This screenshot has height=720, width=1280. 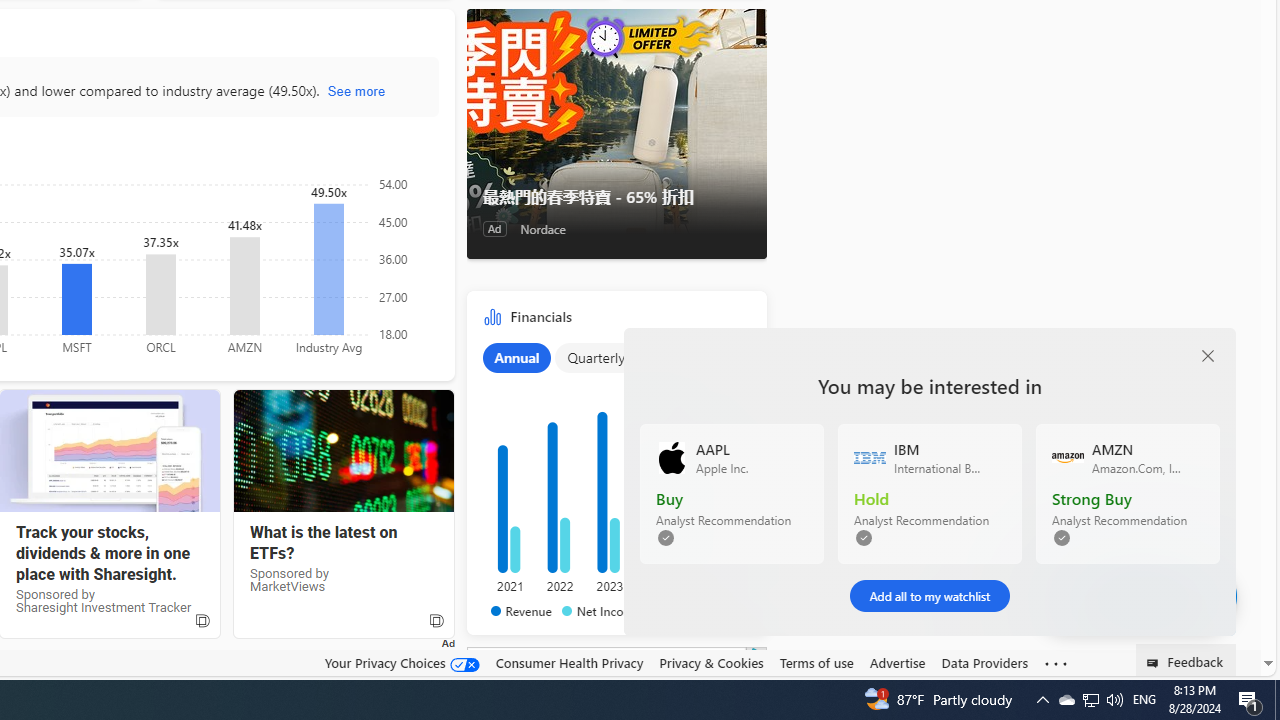 I want to click on 'Your Privacy Choices', so click(x=400, y=662).